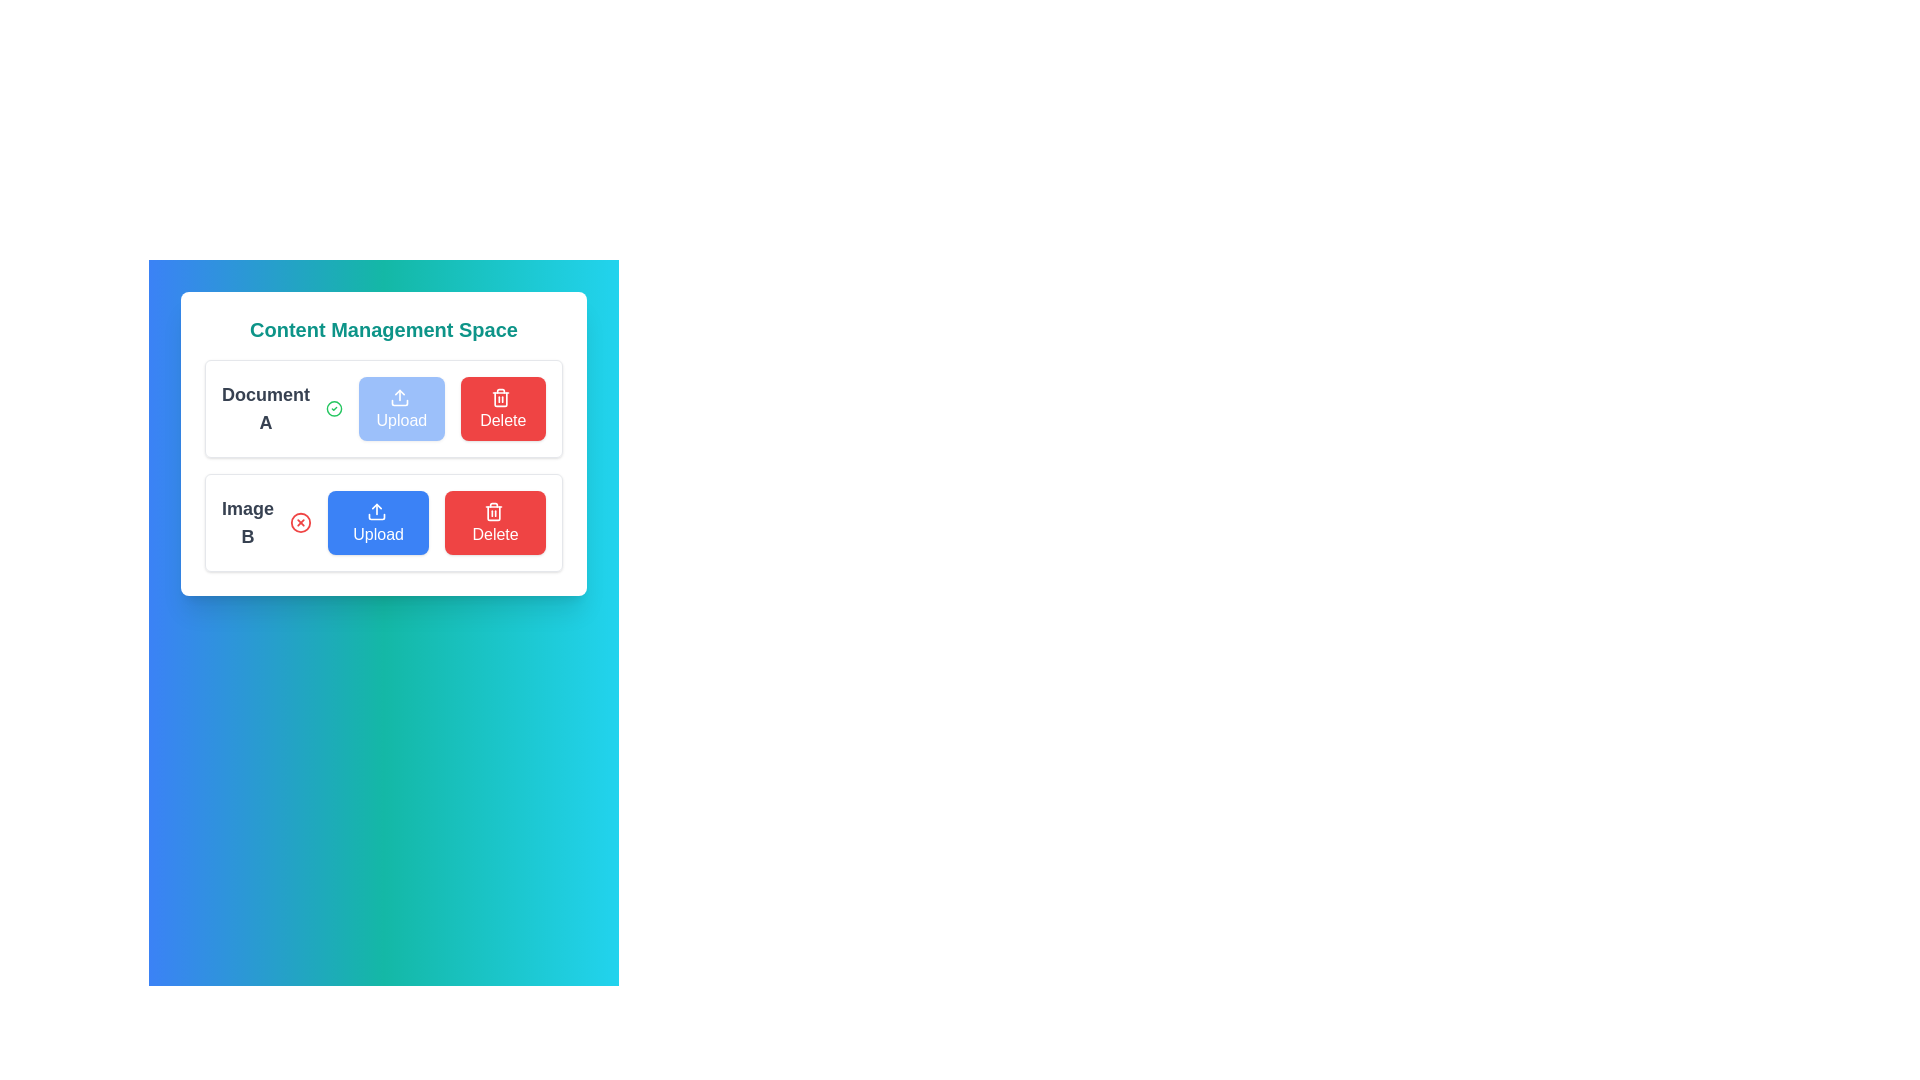  I want to click on the blue upload button in the Control row for content management, so click(384, 522).